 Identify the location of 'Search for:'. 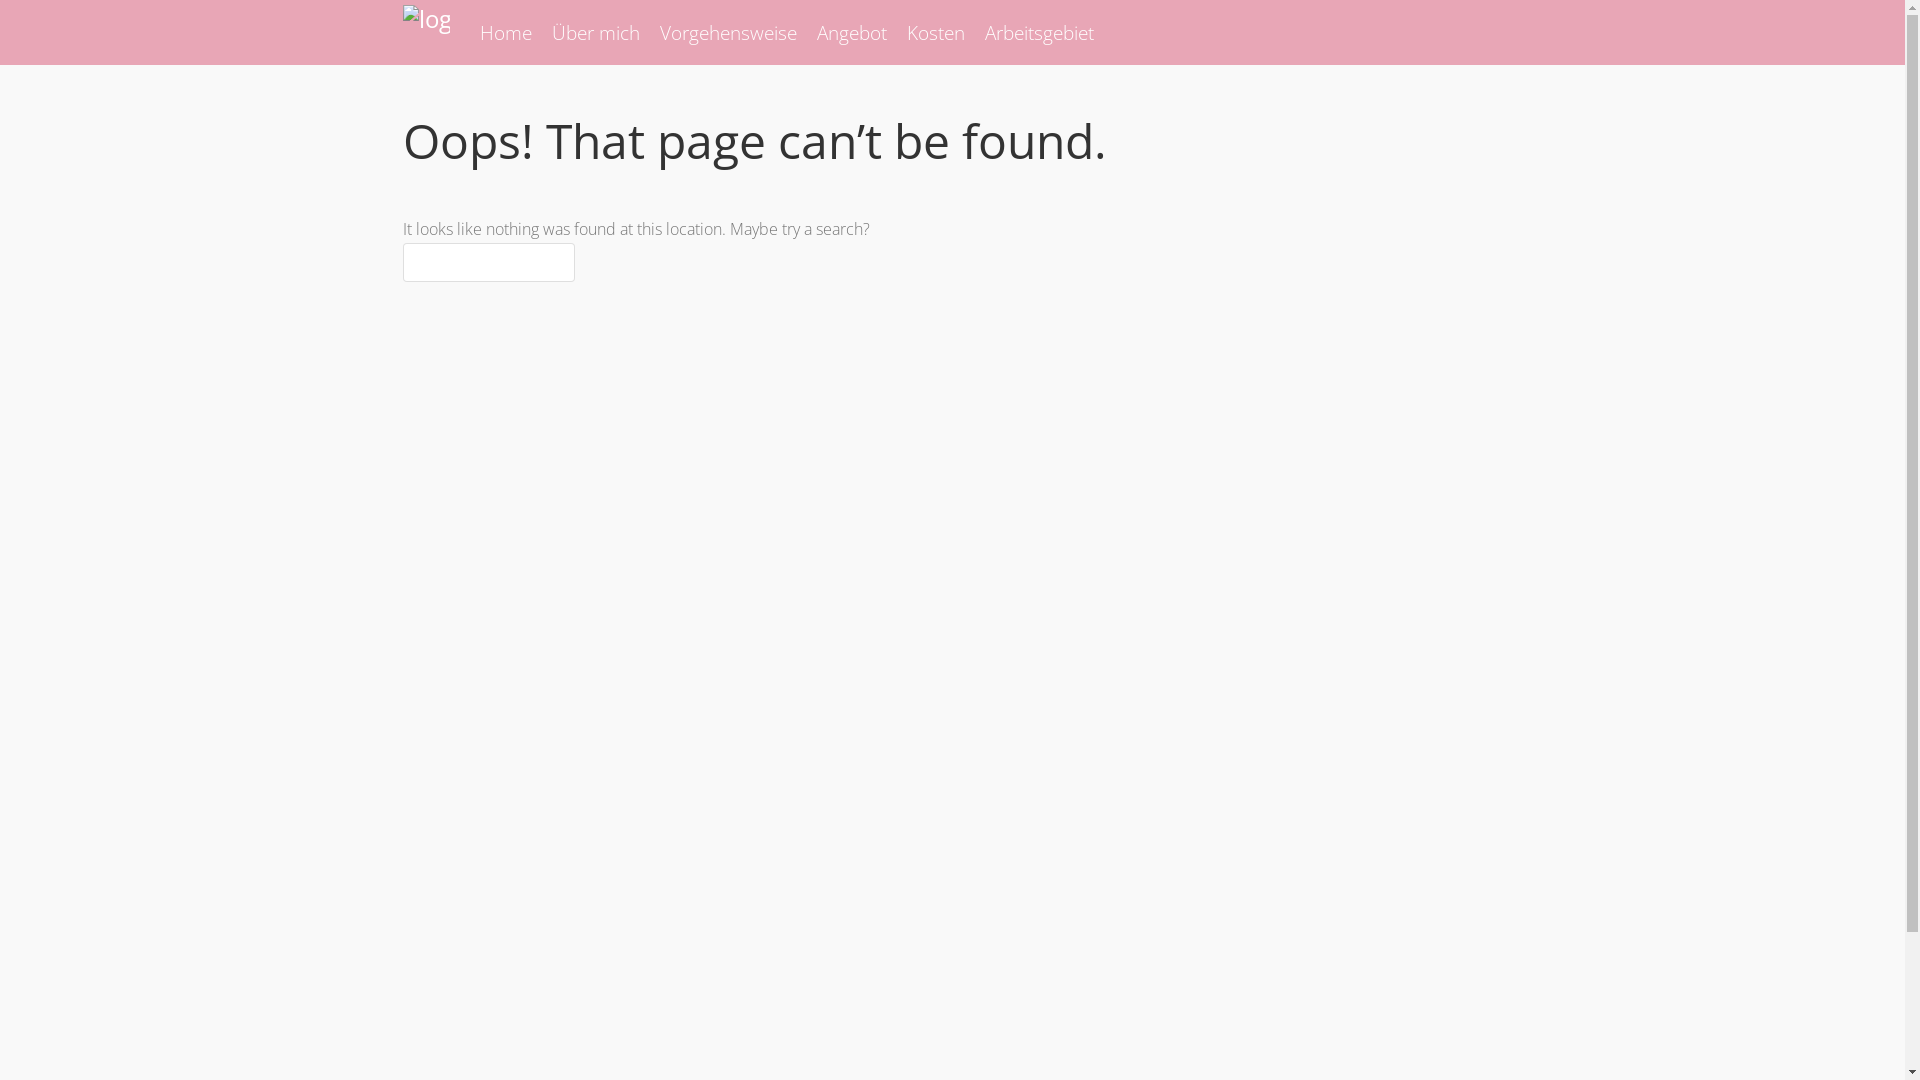
(401, 261).